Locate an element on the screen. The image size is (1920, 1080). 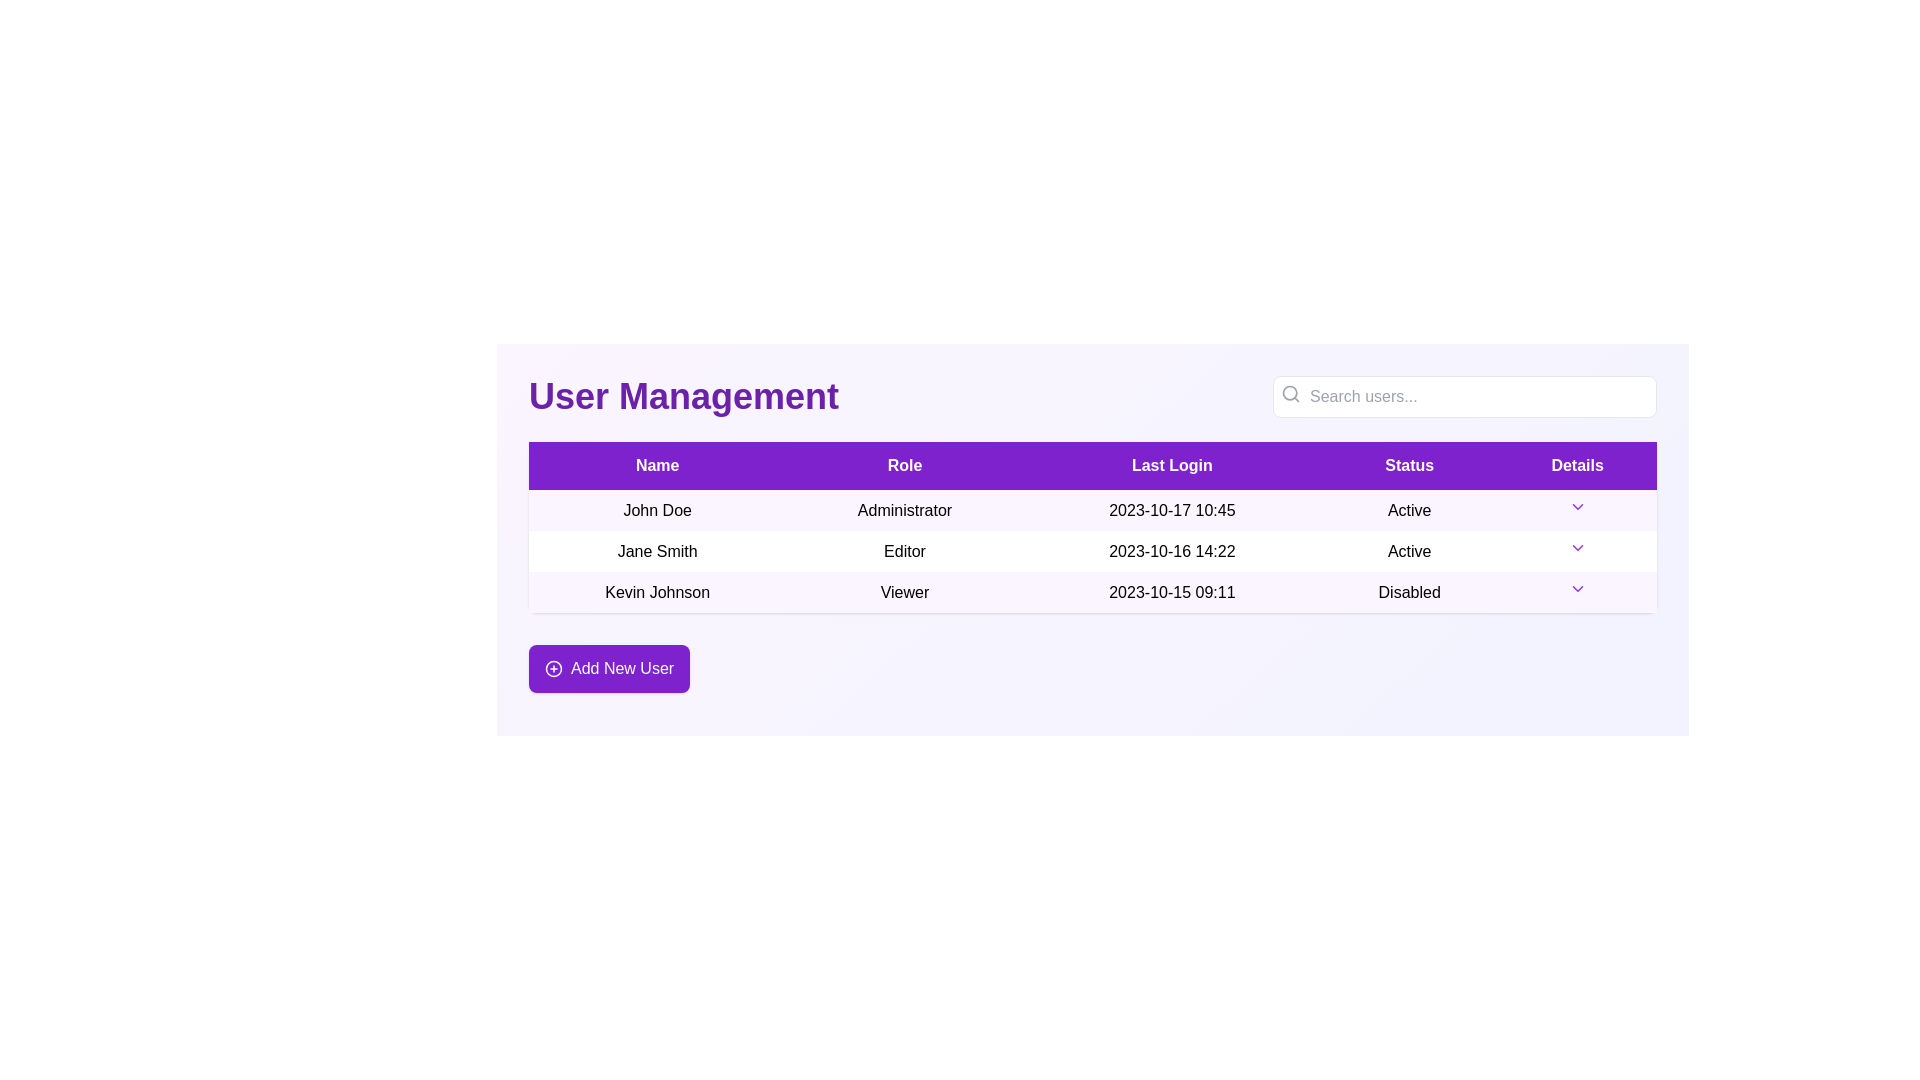
text of the status indicator for user 'Kevin Johnson' located in the third row under the 'Status' column is located at coordinates (1408, 591).